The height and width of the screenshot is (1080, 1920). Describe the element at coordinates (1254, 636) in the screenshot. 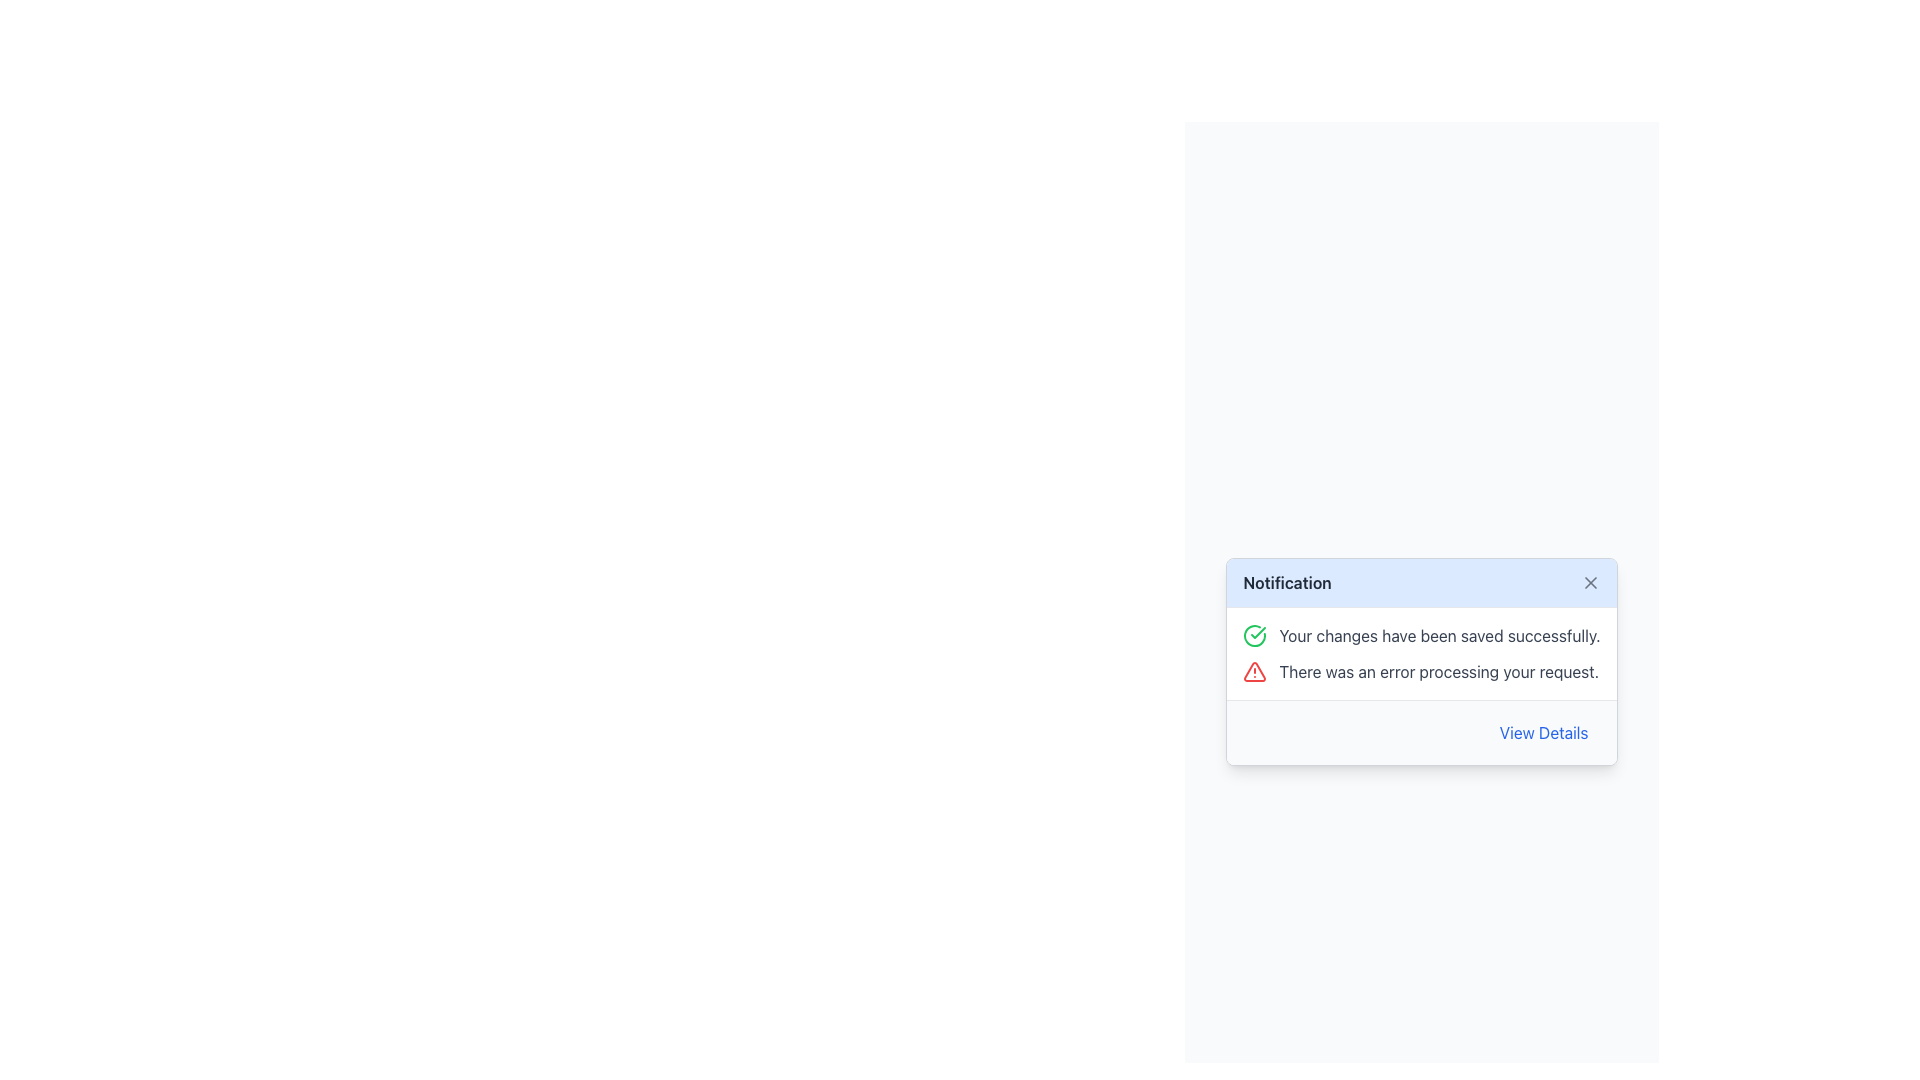

I see `the green circular icon with a check mark indicating successful completion inside the notification box` at that location.